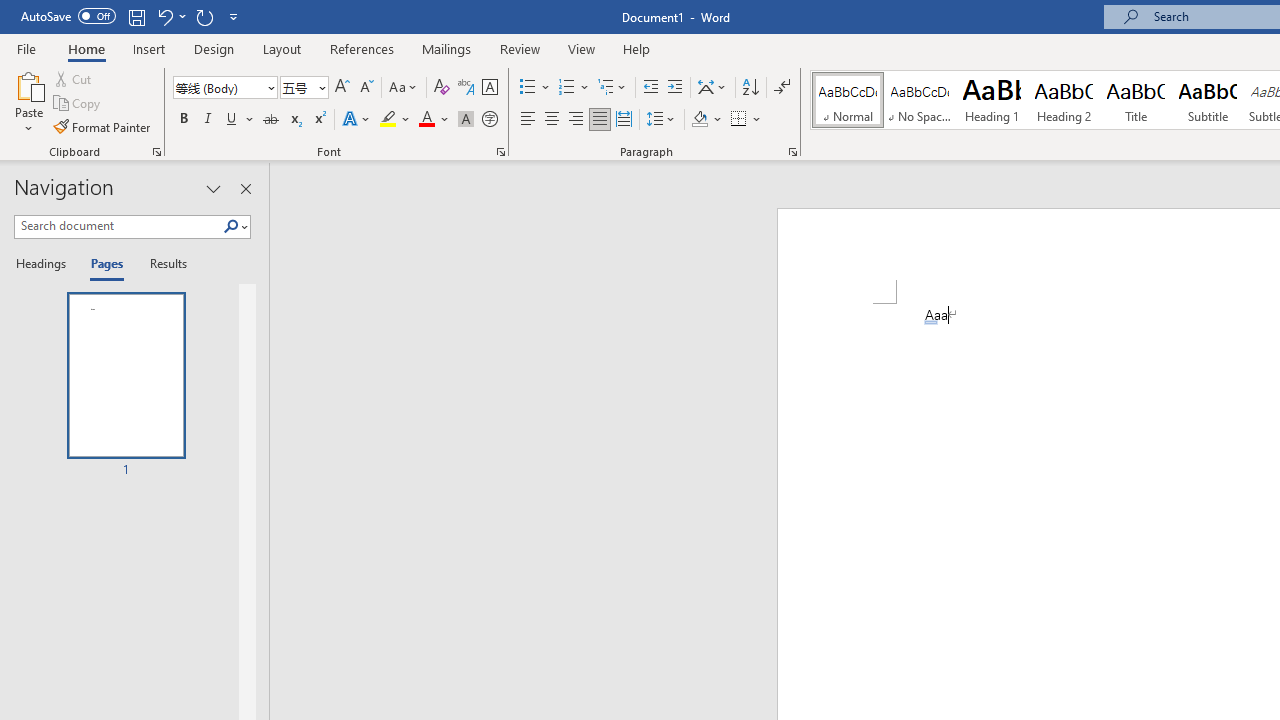 This screenshot has height=720, width=1280. Describe the element at coordinates (598, 119) in the screenshot. I see `'Justify'` at that location.